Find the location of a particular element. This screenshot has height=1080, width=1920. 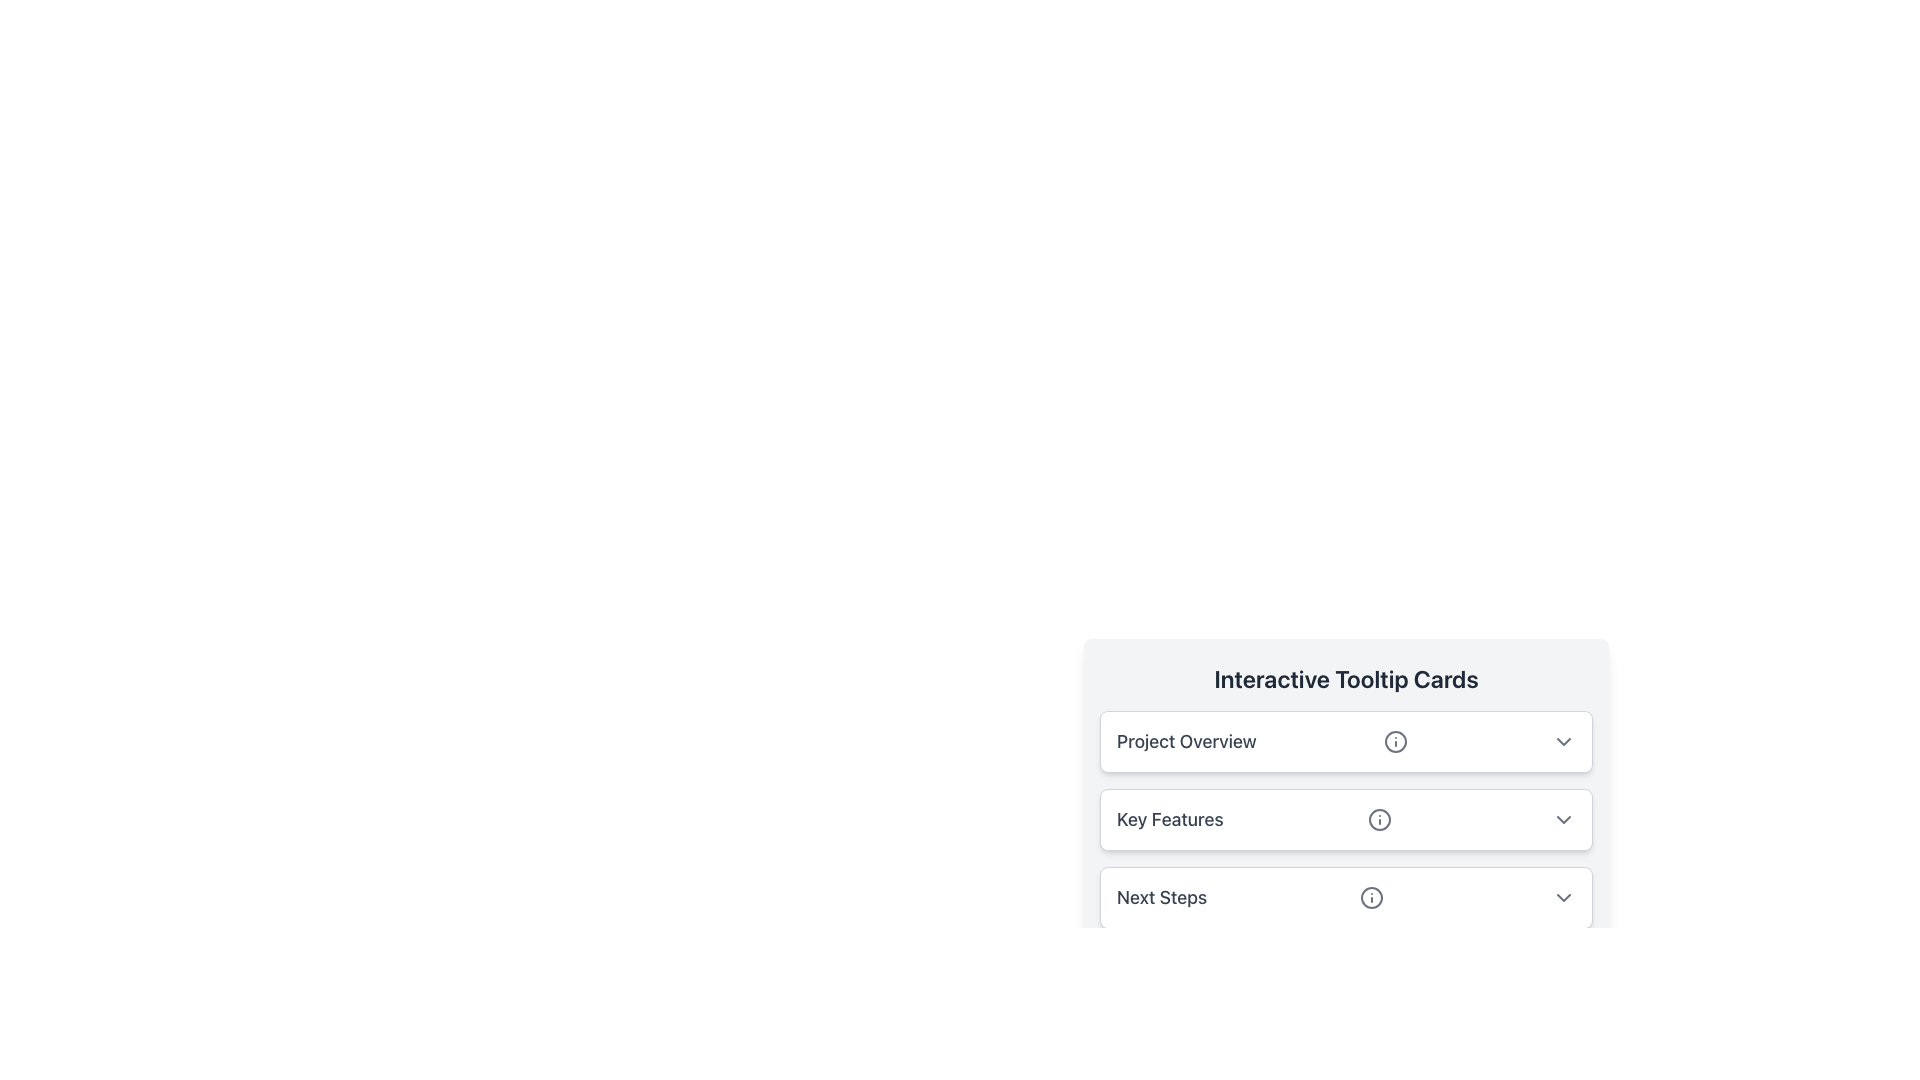

the Informational Icon, which is a circular gray icon with an 'i' symbol located to the right of the 'Key Features' label in the 'Interactive Tooltip Cards' section is located at coordinates (1378, 820).